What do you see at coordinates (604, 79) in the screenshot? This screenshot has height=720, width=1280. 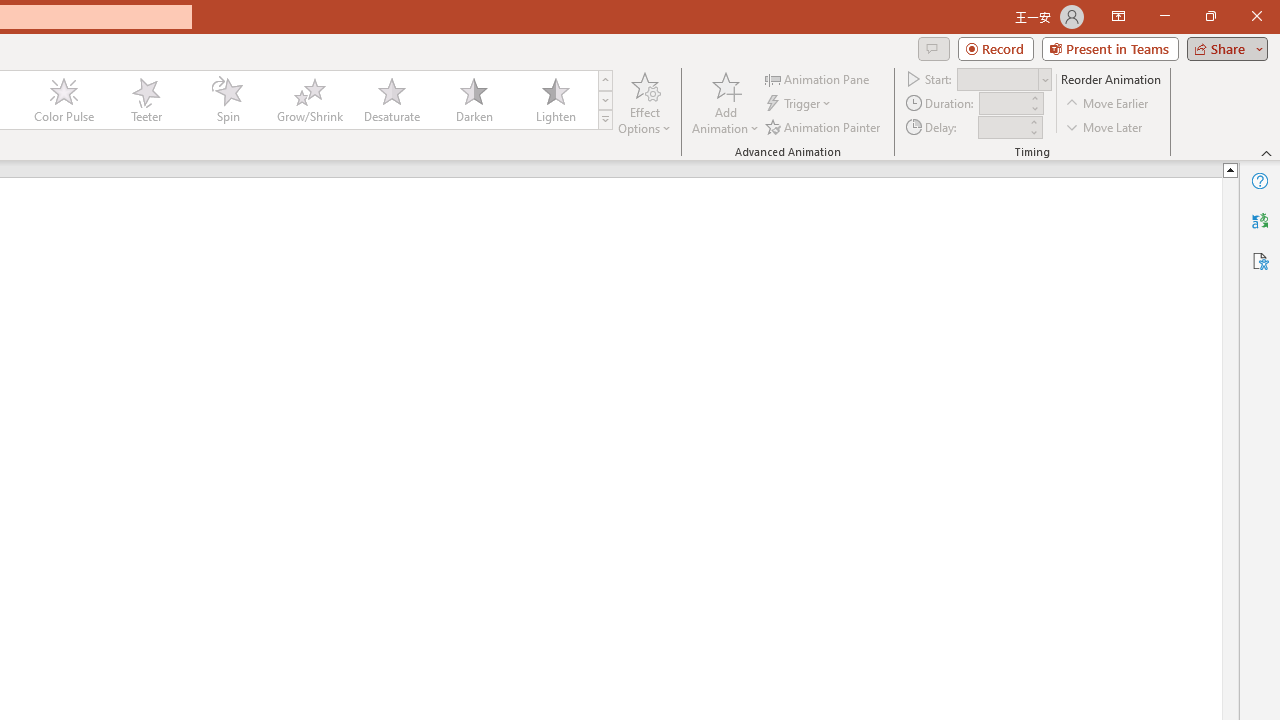 I see `'Row up'` at bounding box center [604, 79].